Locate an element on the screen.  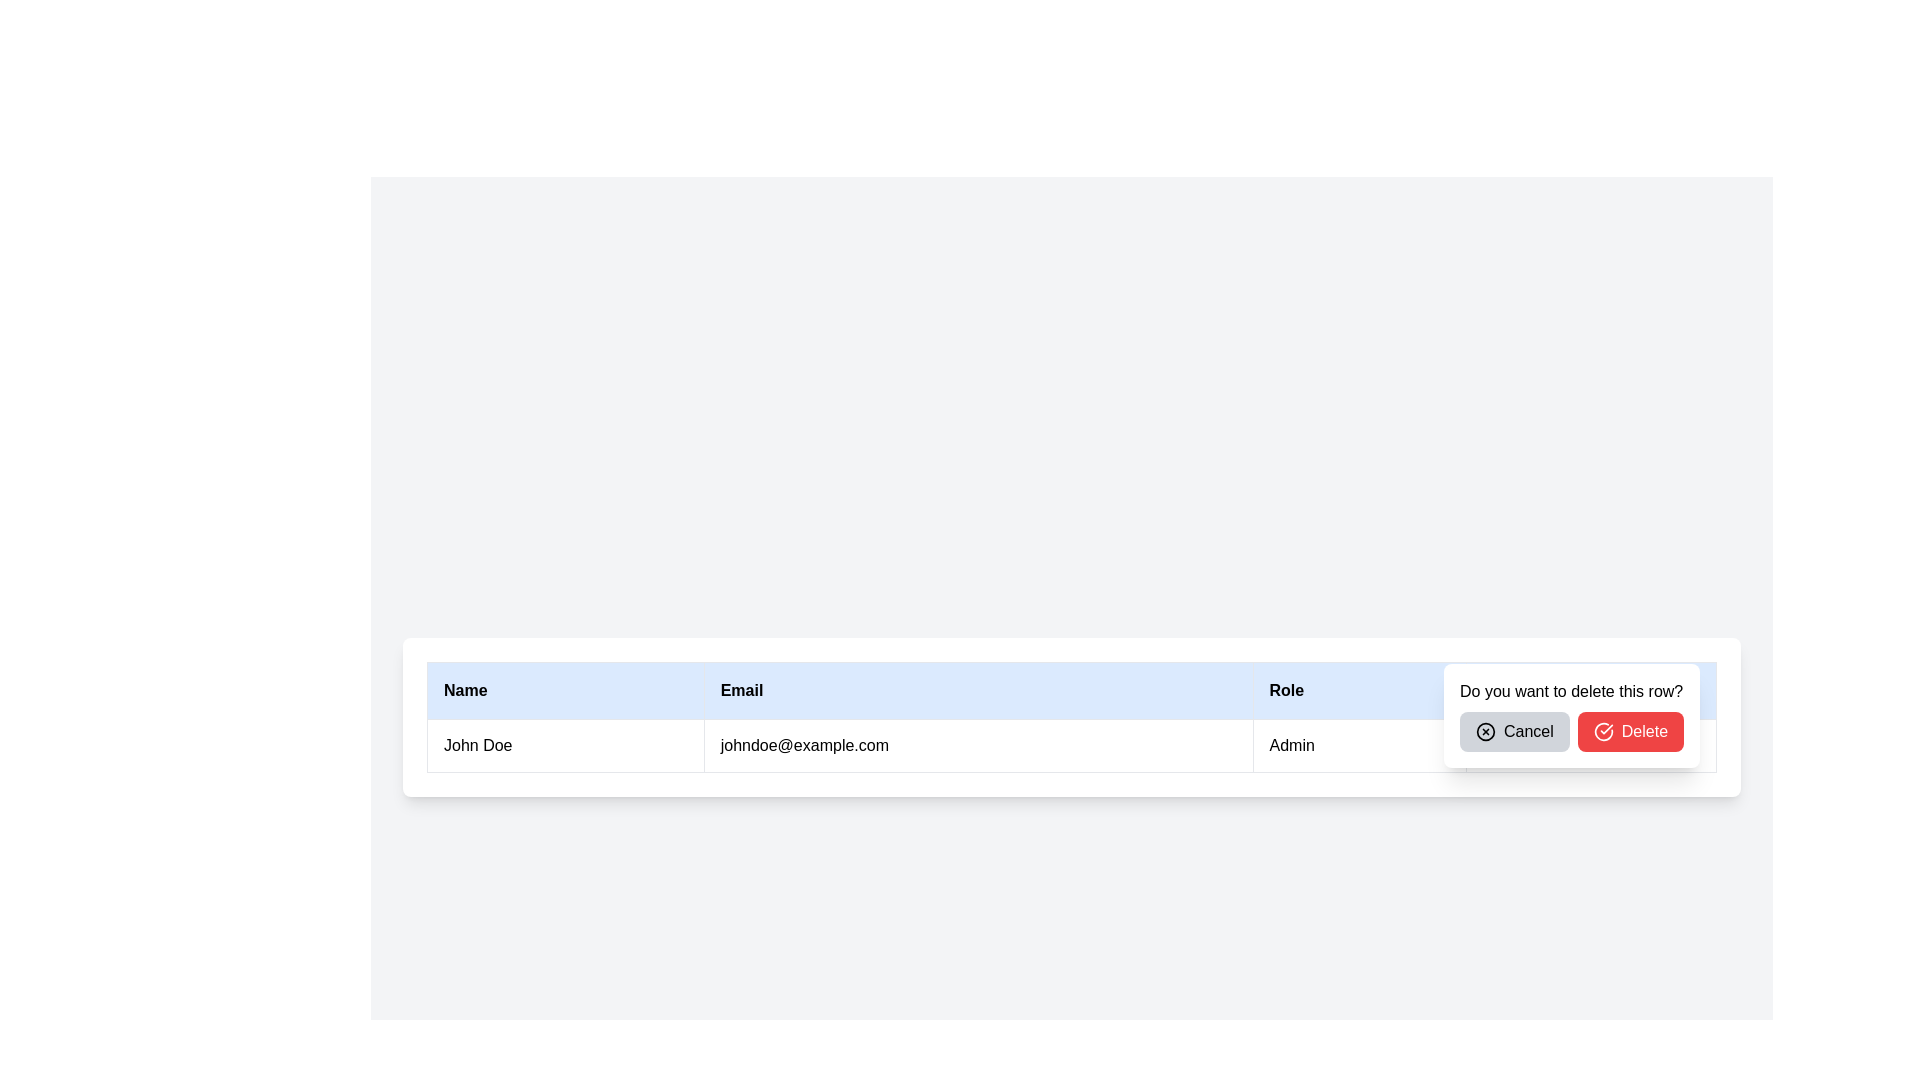
the confirmation deletion button located at the bottom right of the modal, next to the grey 'Cancel' button is located at coordinates (1630, 731).